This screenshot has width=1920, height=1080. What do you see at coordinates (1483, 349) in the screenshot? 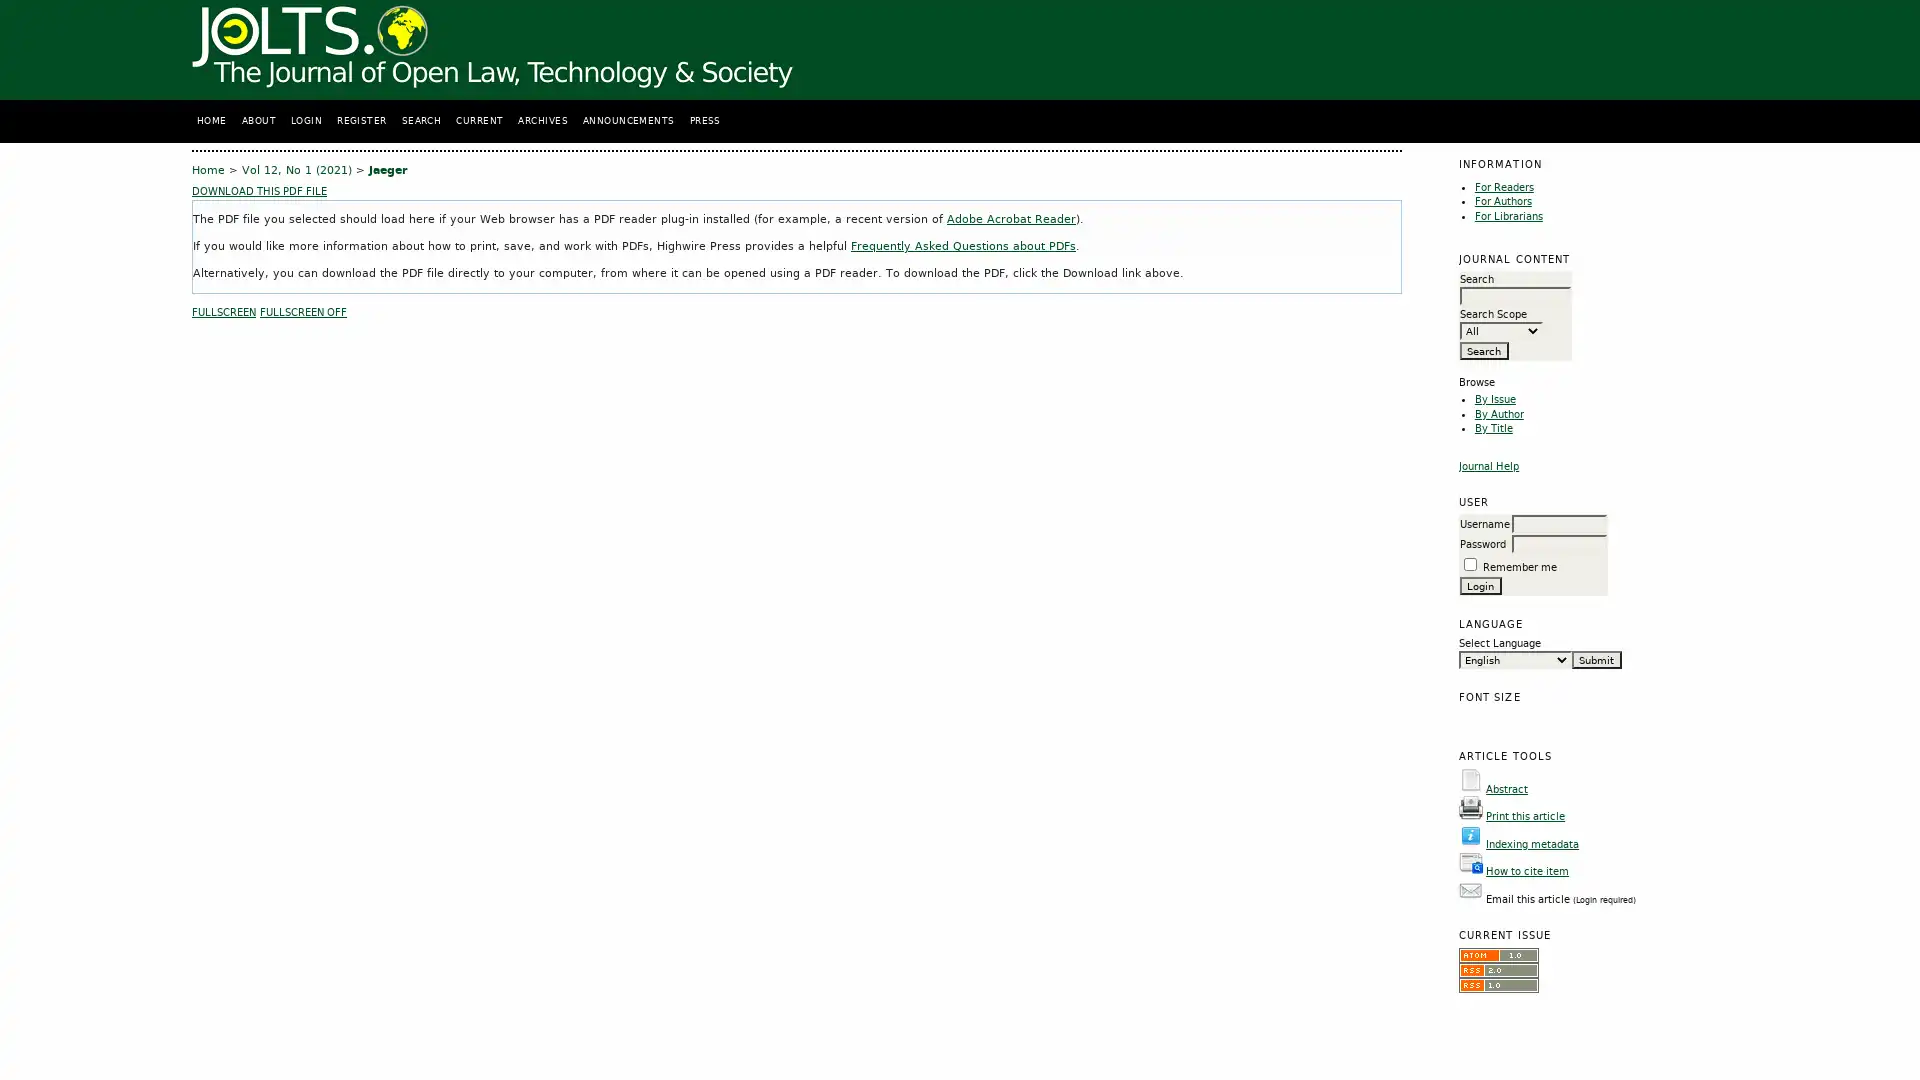
I see `Search` at bounding box center [1483, 349].